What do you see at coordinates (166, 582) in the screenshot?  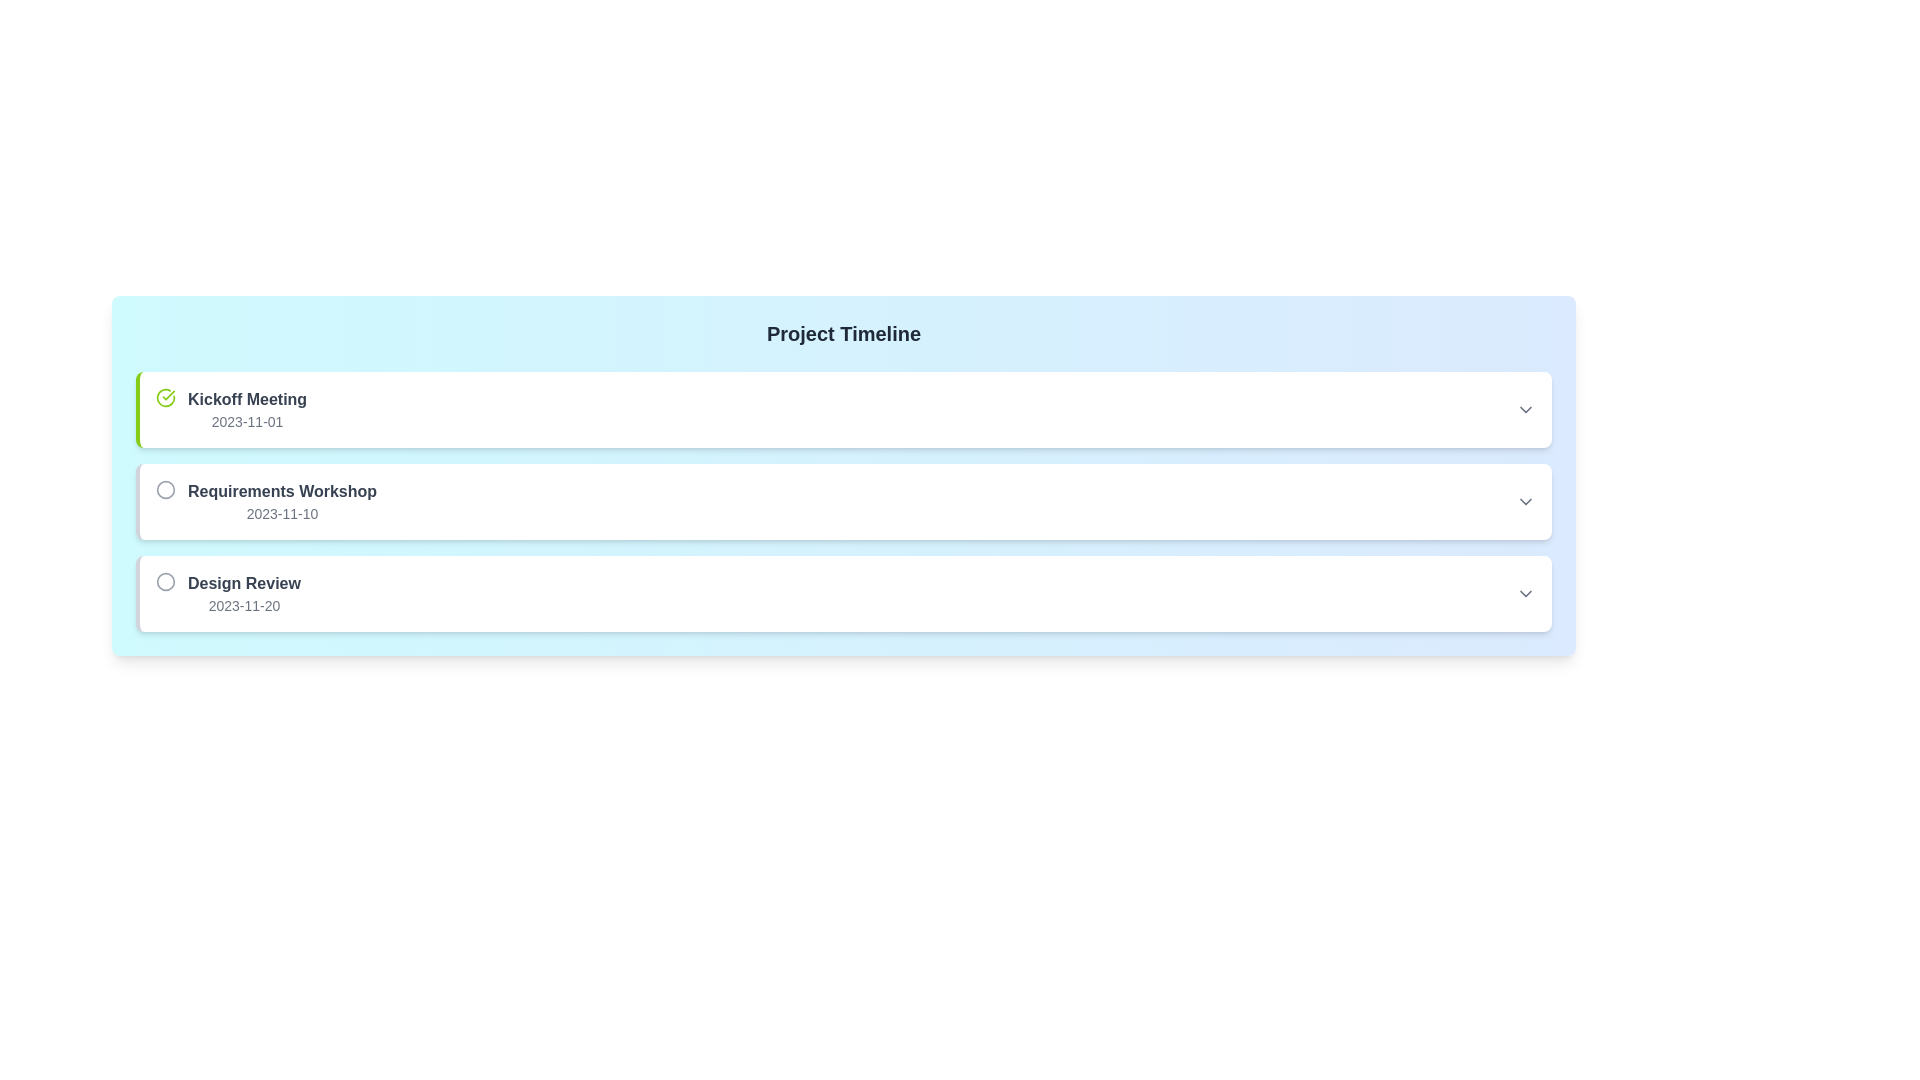 I see `the decorative circle icon located in the third row of the timeline, adjacent to the 'Design Review' text` at bounding box center [166, 582].